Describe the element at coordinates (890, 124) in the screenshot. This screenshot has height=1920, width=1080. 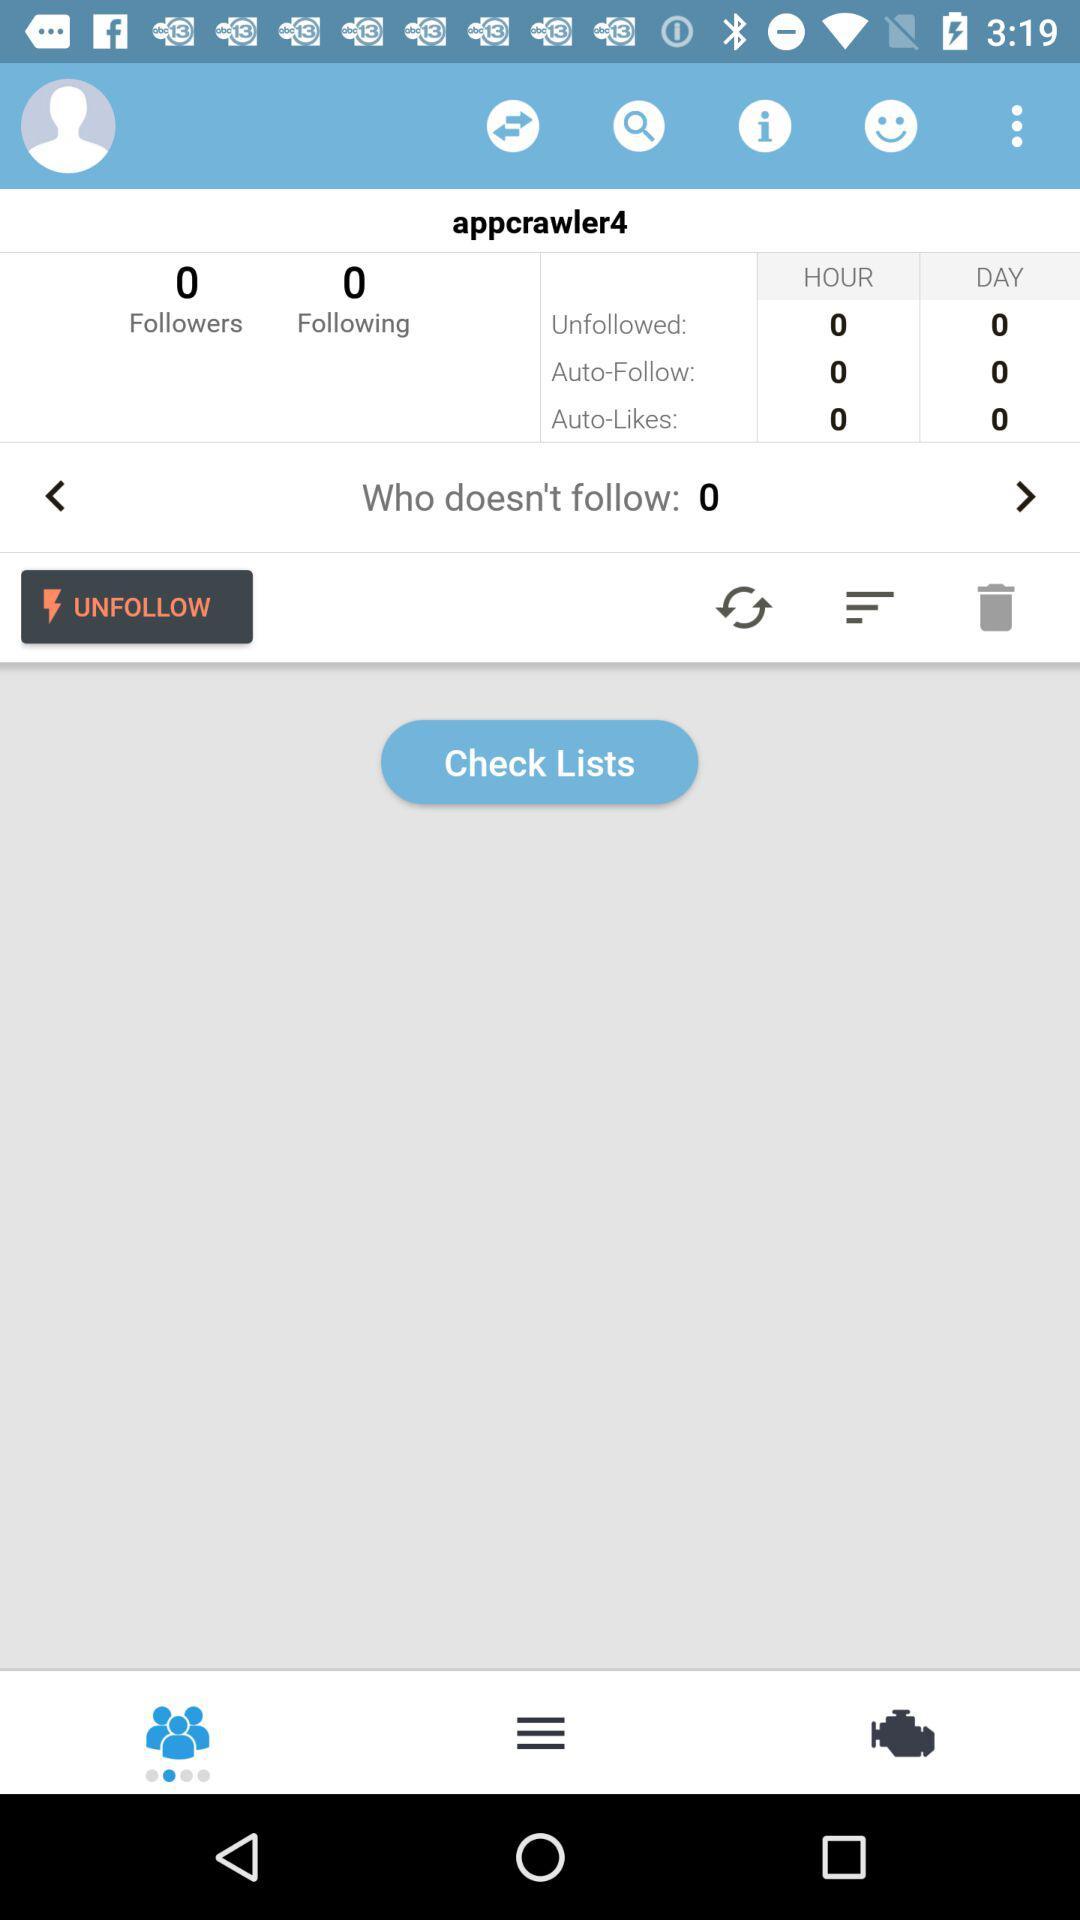
I see `list of followers` at that location.